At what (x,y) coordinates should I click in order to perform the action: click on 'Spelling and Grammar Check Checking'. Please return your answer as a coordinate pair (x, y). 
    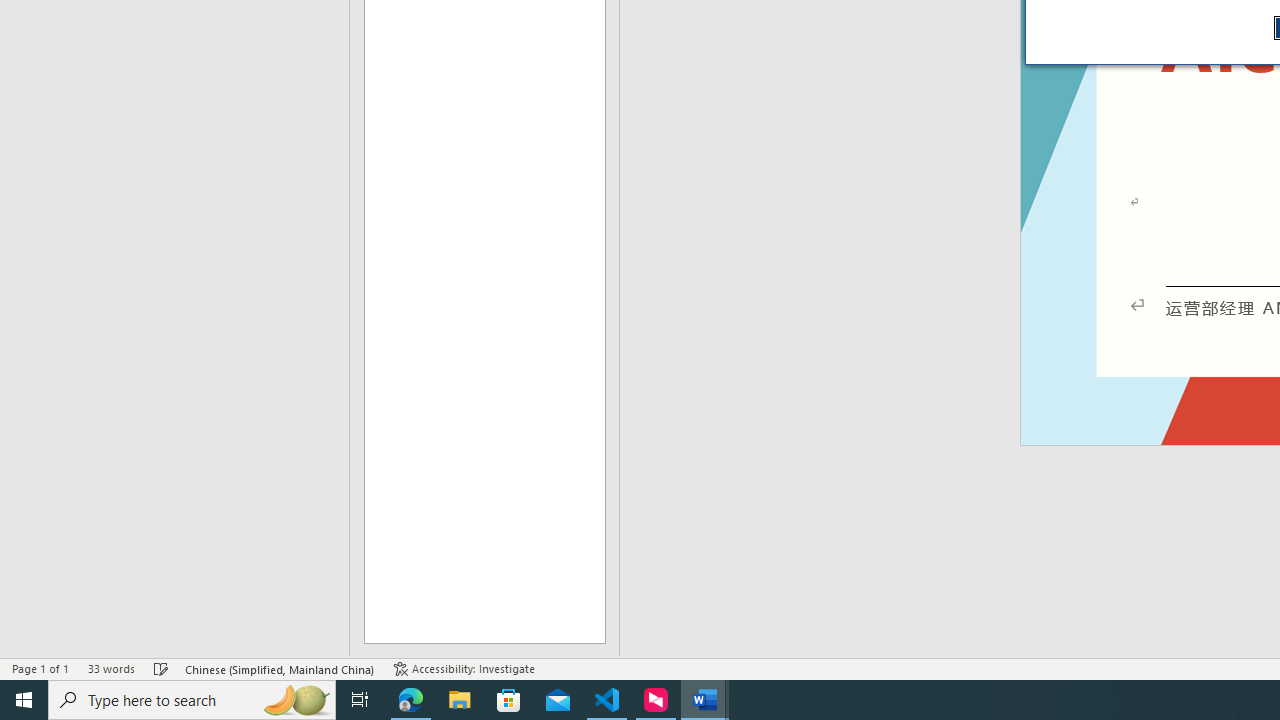
    Looking at the image, I should click on (161, 669).